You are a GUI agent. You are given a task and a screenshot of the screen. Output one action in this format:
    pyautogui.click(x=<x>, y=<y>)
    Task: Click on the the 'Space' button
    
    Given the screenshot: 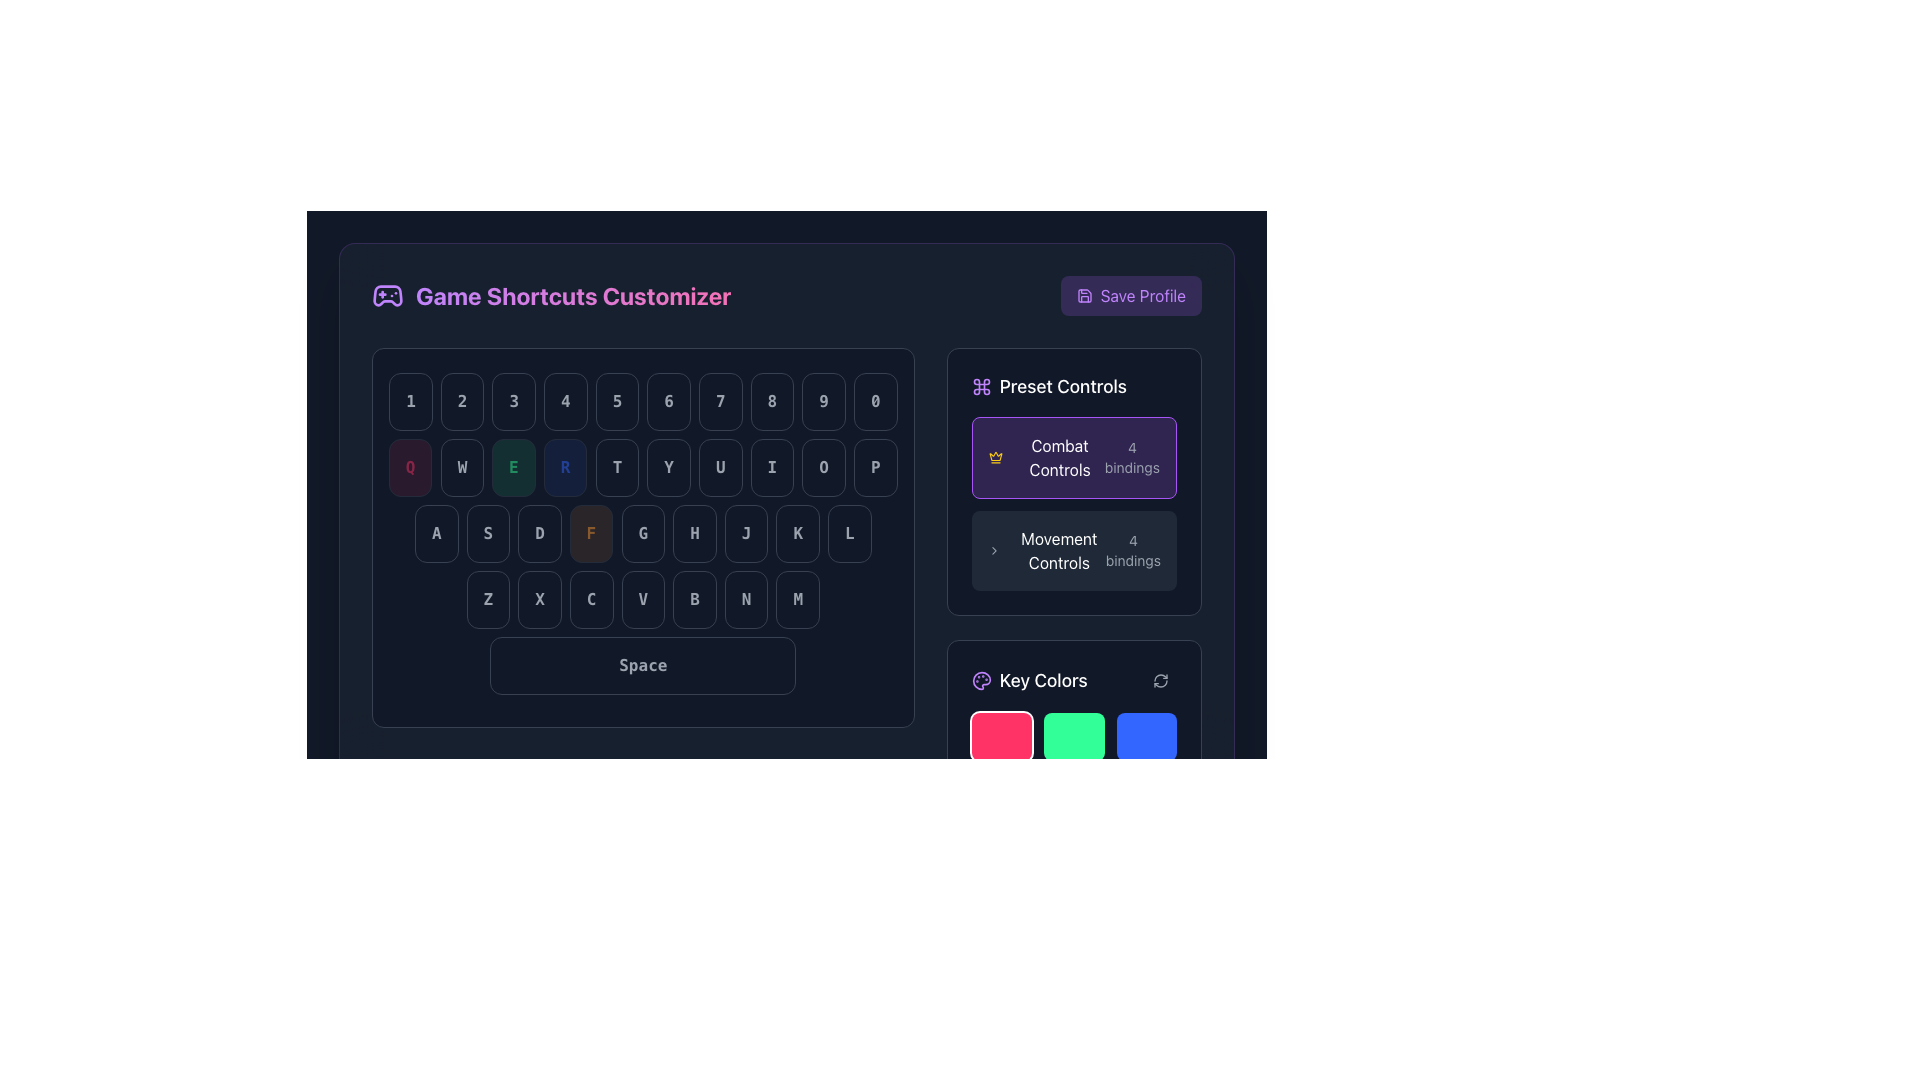 What is the action you would take?
    pyautogui.click(x=643, y=666)
    